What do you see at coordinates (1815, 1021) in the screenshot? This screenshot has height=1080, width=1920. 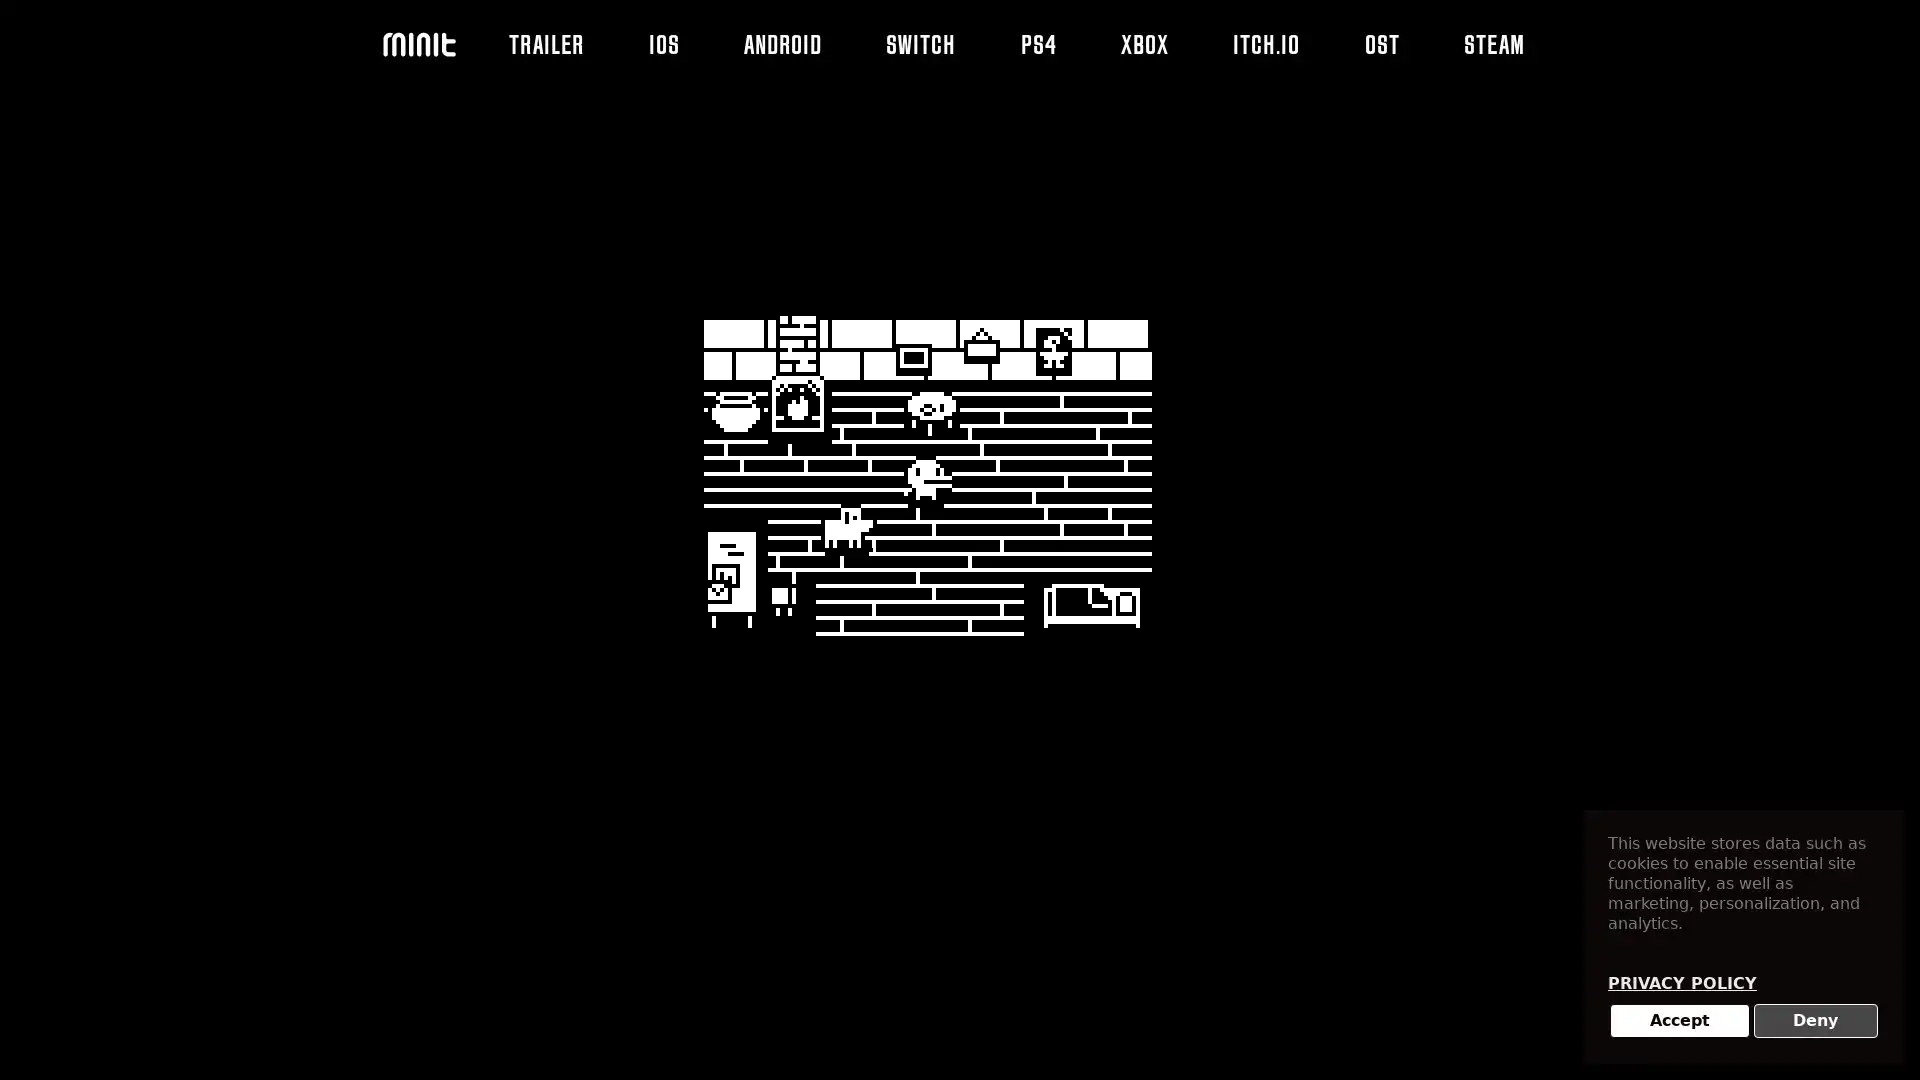 I see `Deny` at bounding box center [1815, 1021].